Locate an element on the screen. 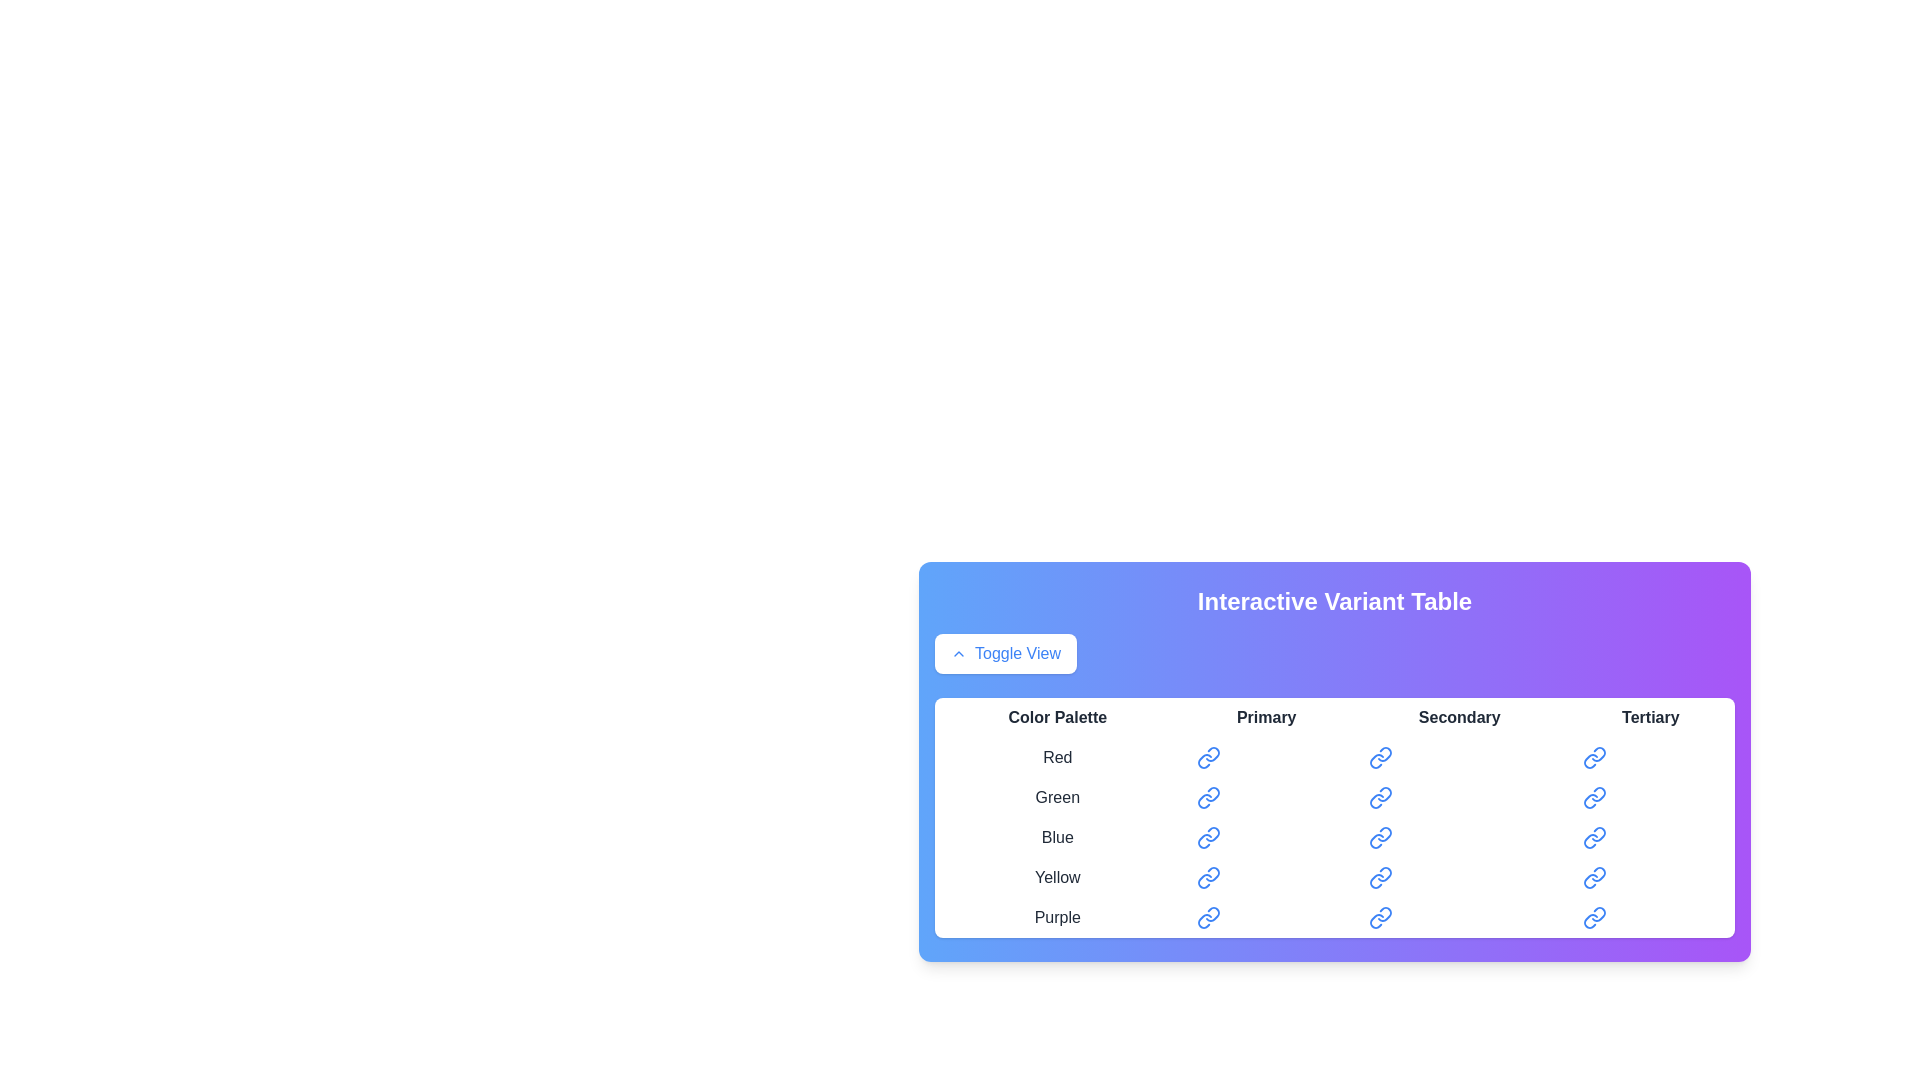  the Hyperlink icon located in the 'Secondary' column and 'Red' row of the Interactive Variant Table is located at coordinates (1379, 758).